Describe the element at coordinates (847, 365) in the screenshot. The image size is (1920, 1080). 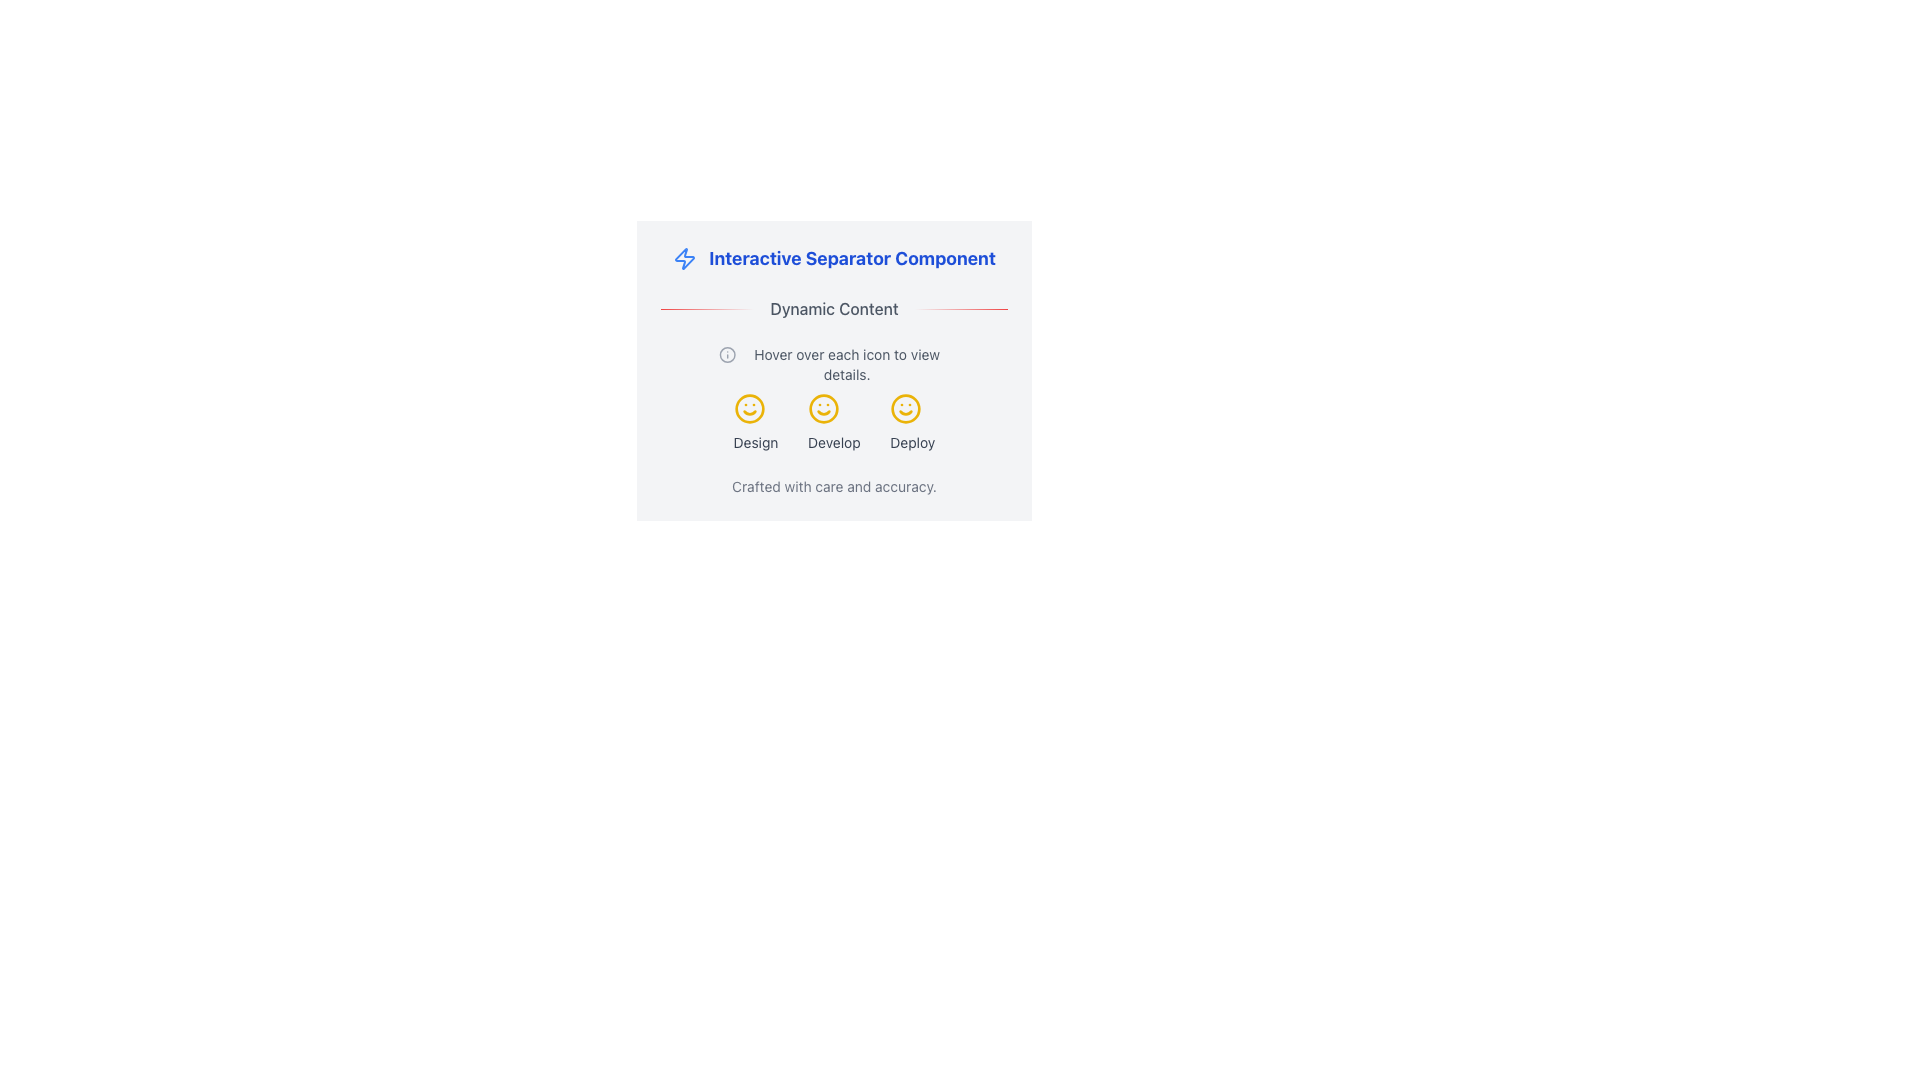
I see `the informational label that reads 'Hover over each icon` at that location.